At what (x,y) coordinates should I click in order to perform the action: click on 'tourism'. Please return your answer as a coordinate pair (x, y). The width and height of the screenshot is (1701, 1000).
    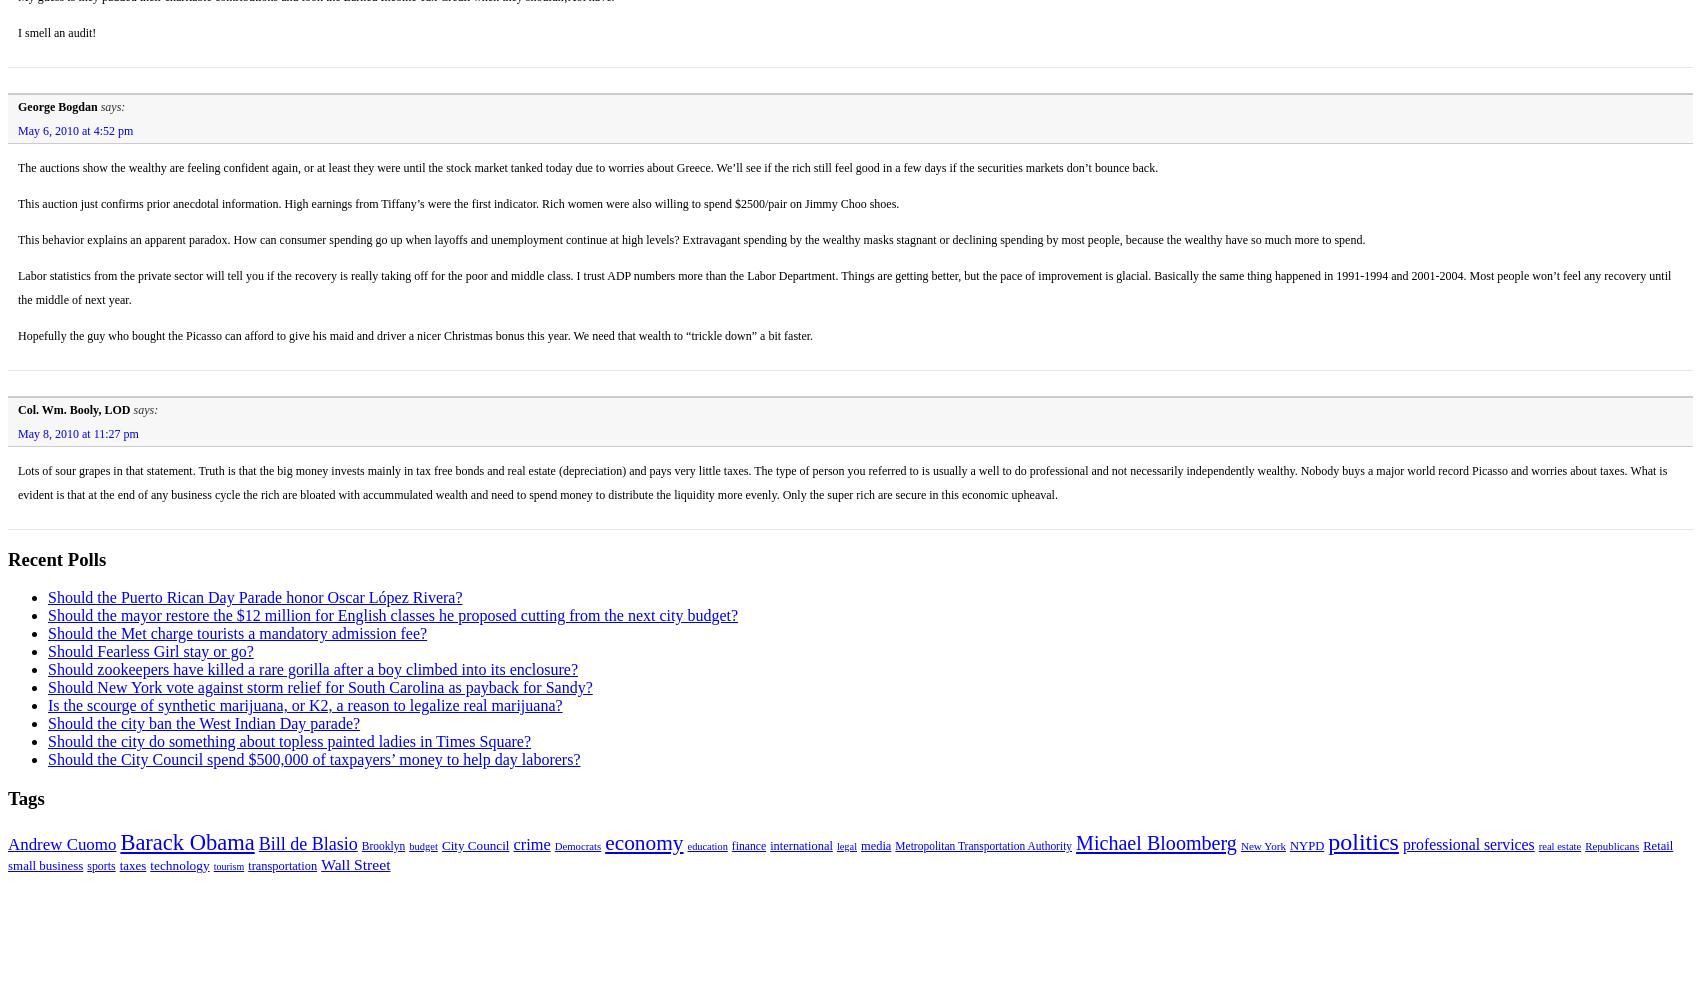
    Looking at the image, I should click on (227, 864).